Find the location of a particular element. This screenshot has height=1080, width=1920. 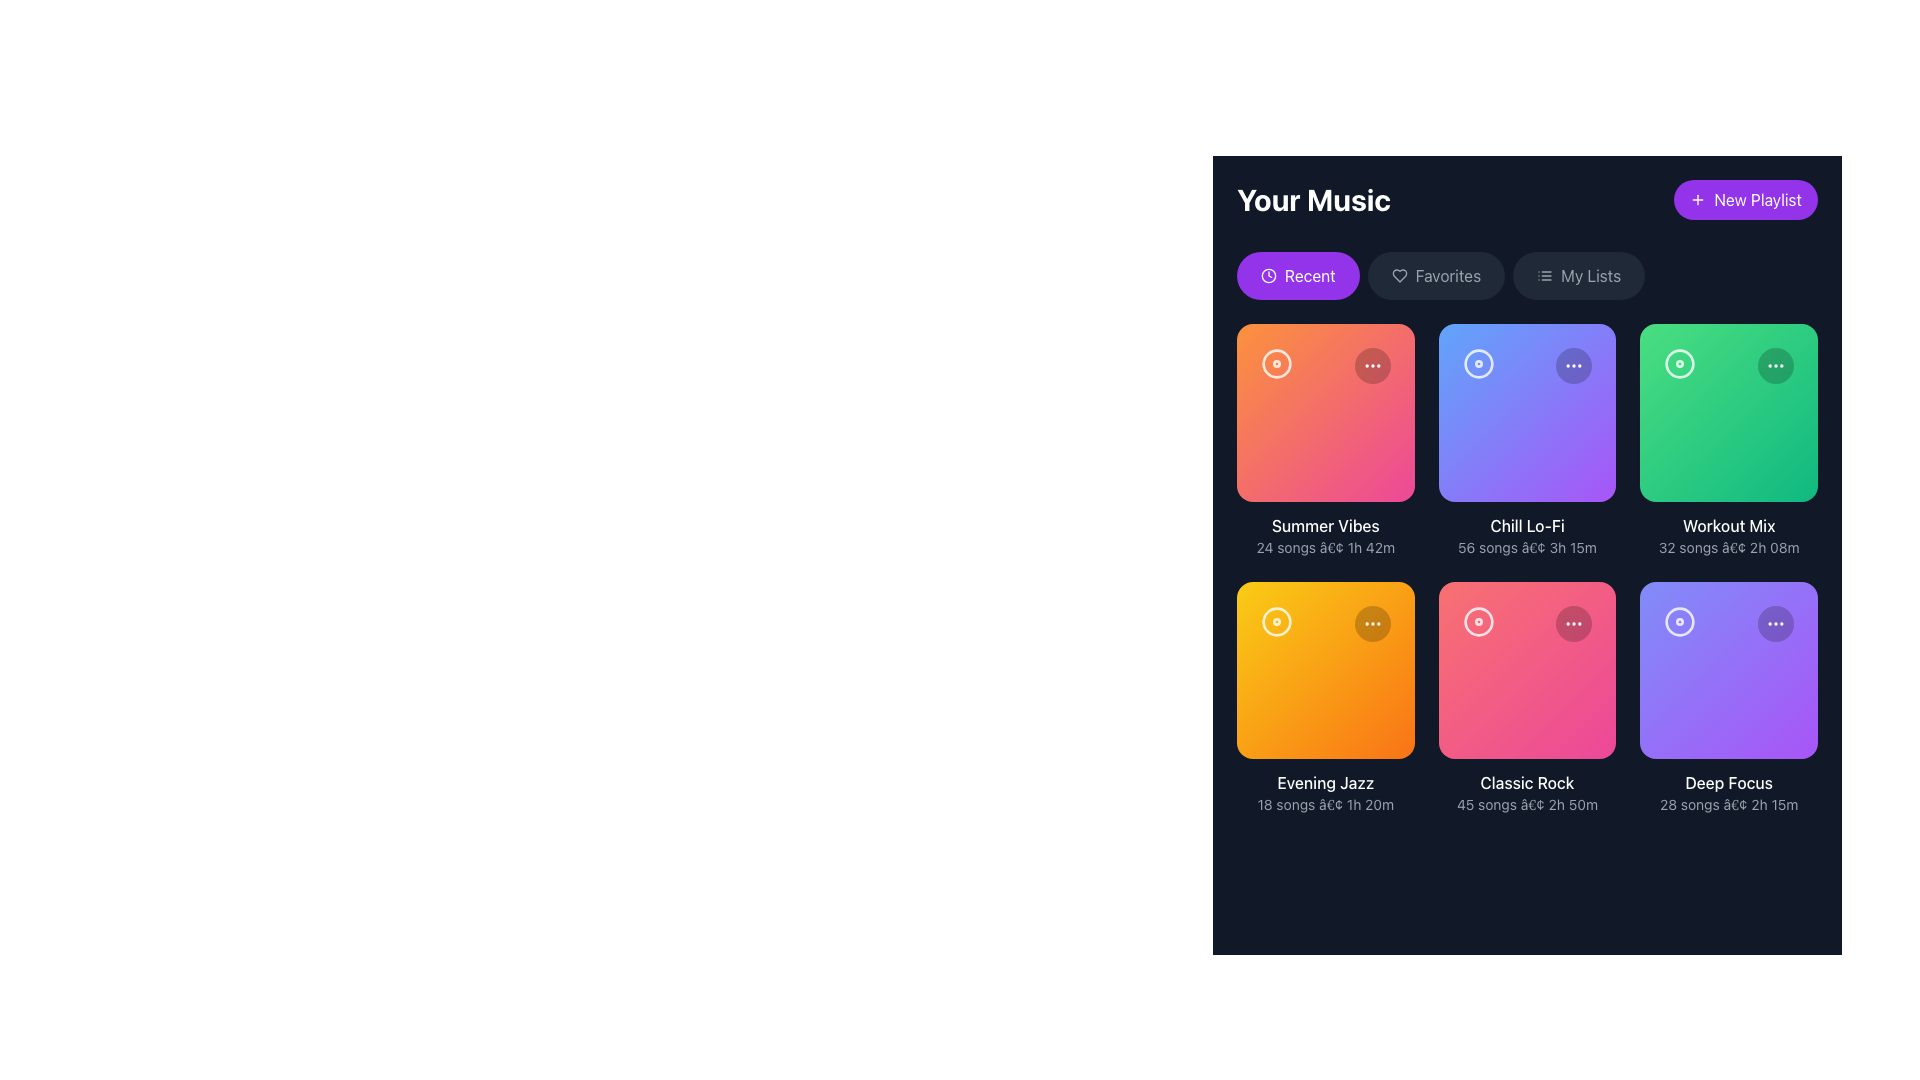

the circular icon or decorative marker located at the top-left corner of the 'Evening Jazz' card is located at coordinates (1275, 620).